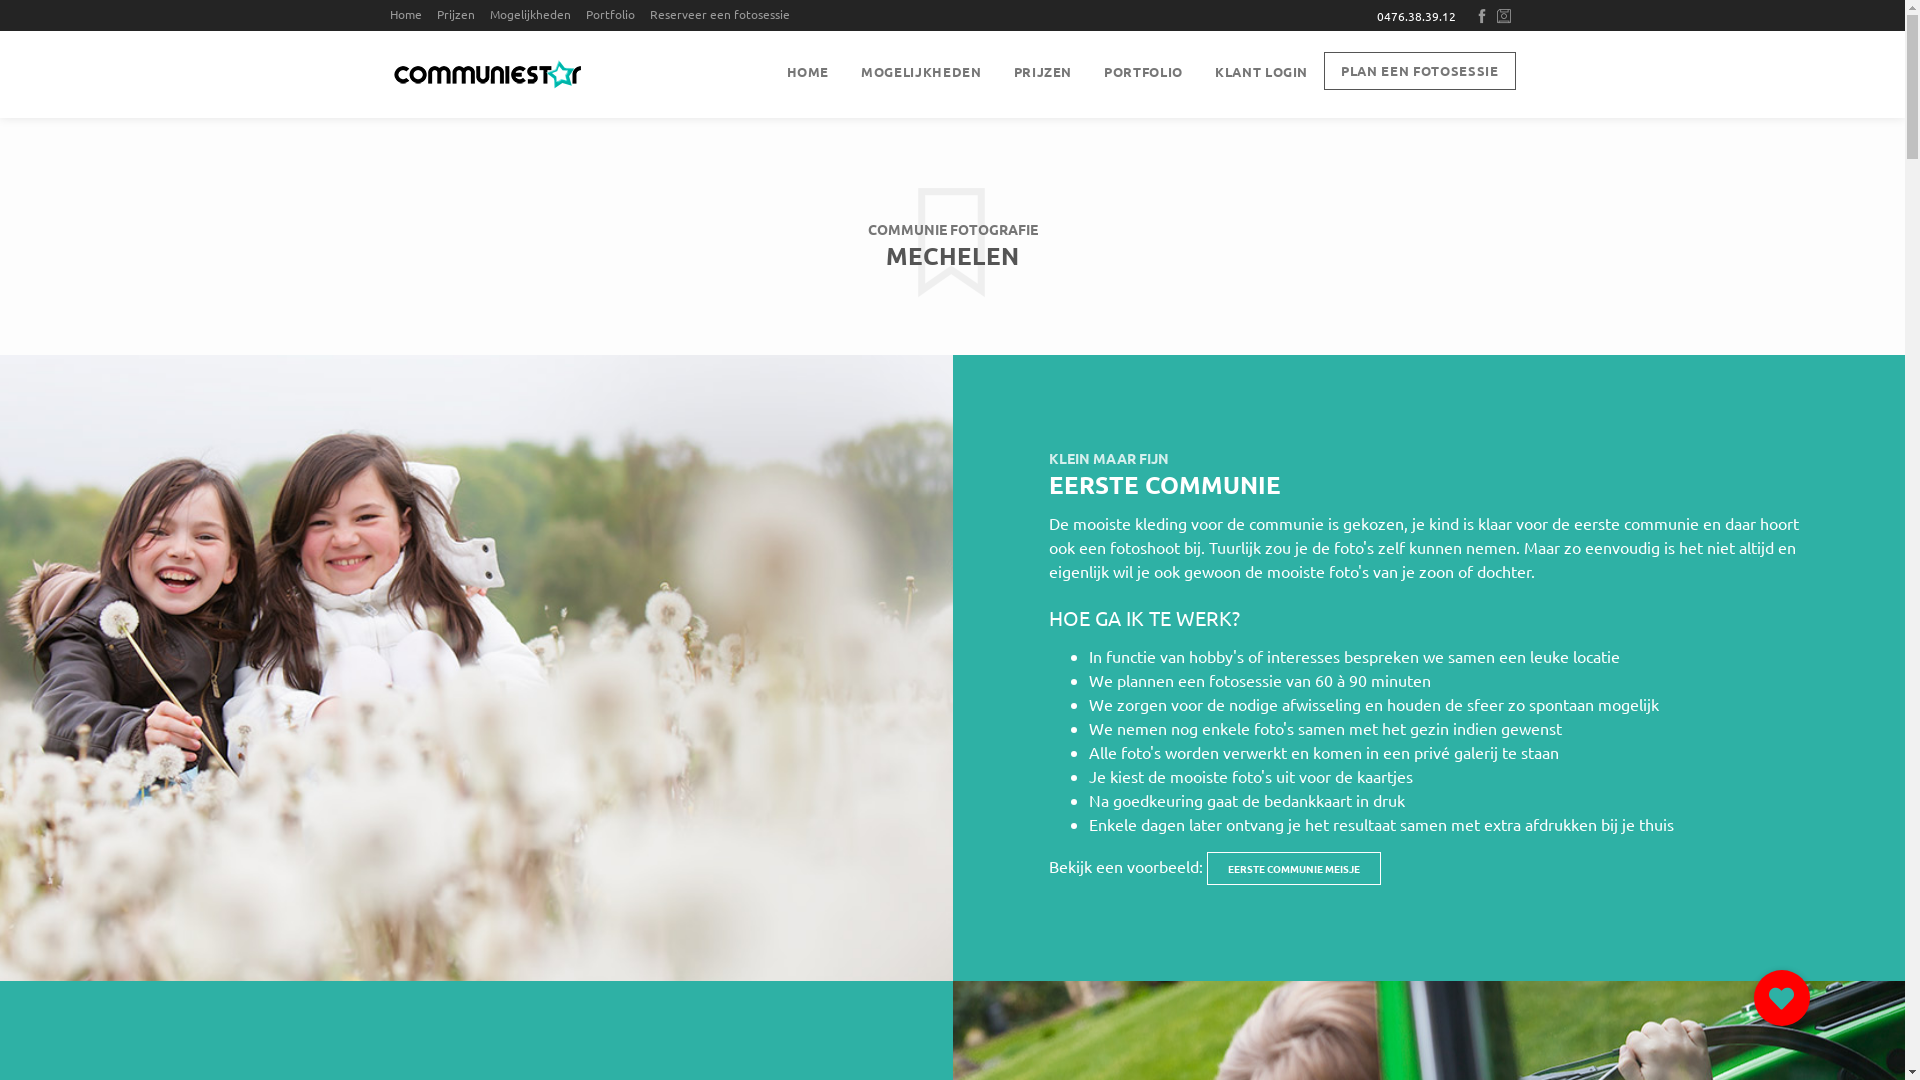 This screenshot has width=1920, height=1080. Describe the element at coordinates (1143, 71) in the screenshot. I see `'PORTFOLIO'` at that location.